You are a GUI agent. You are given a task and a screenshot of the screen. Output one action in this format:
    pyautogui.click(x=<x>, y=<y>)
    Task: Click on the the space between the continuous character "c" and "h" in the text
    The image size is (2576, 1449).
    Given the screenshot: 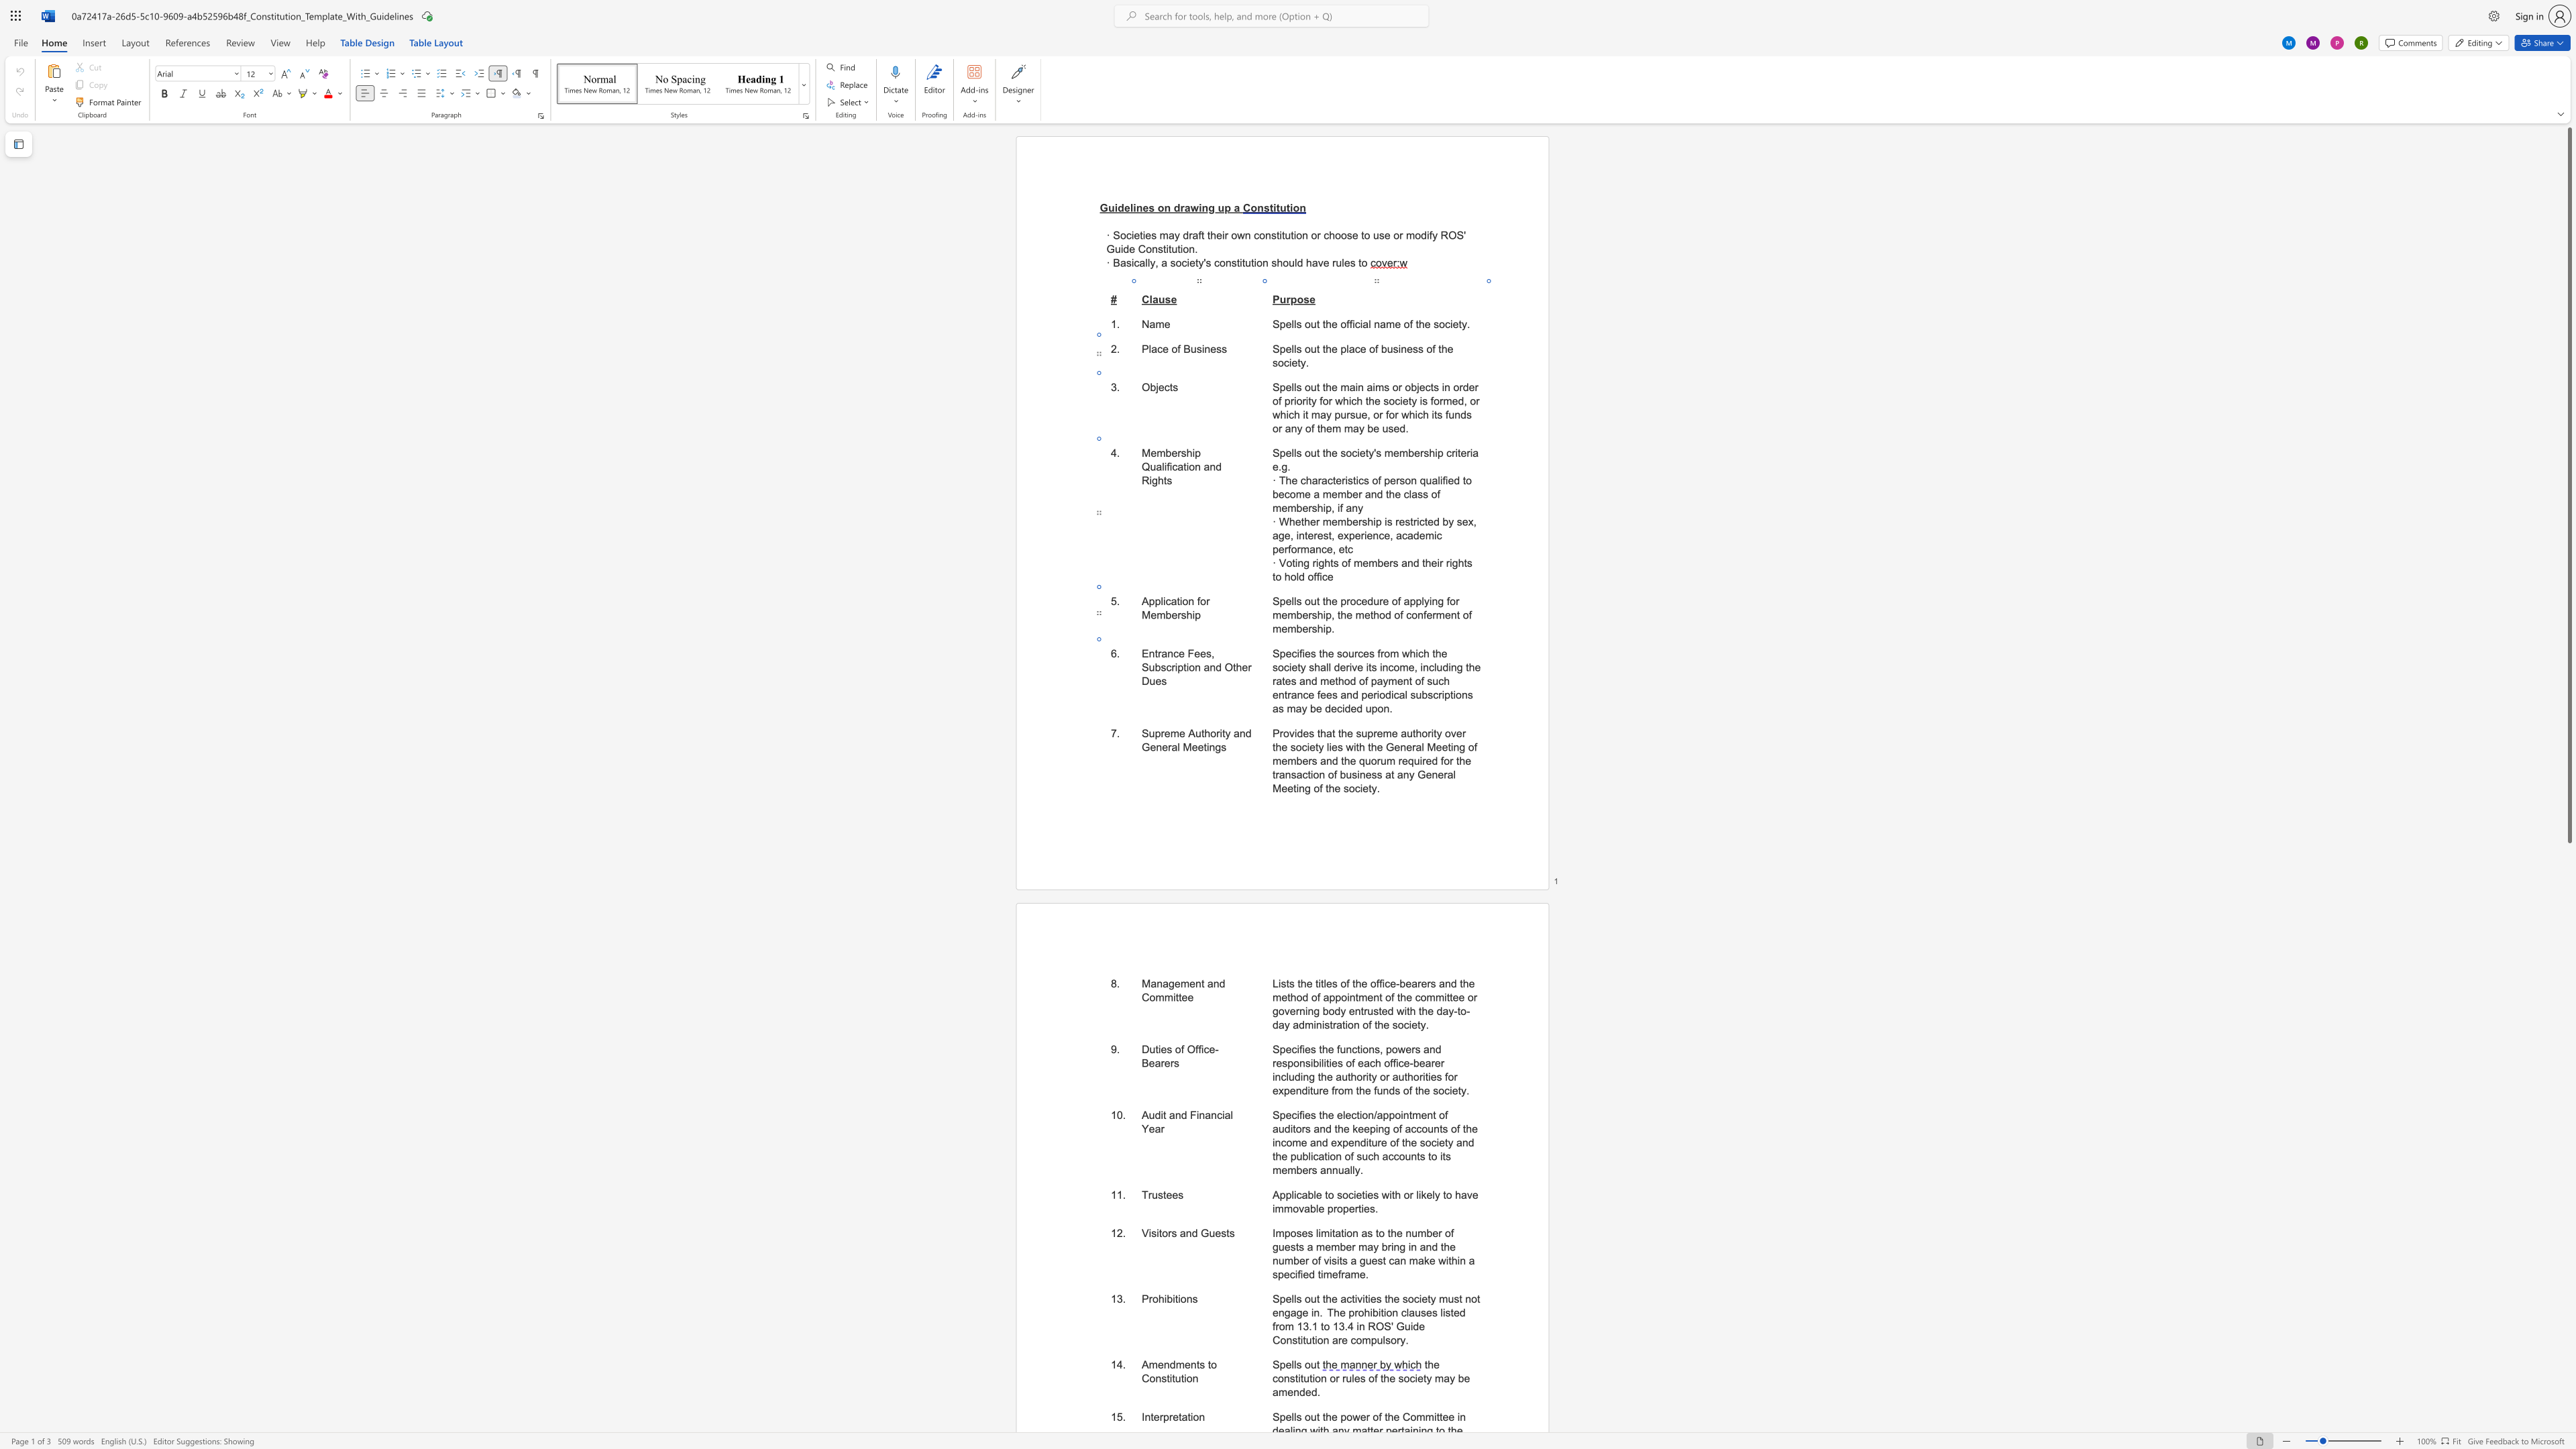 What is the action you would take?
    pyautogui.click(x=1372, y=1157)
    